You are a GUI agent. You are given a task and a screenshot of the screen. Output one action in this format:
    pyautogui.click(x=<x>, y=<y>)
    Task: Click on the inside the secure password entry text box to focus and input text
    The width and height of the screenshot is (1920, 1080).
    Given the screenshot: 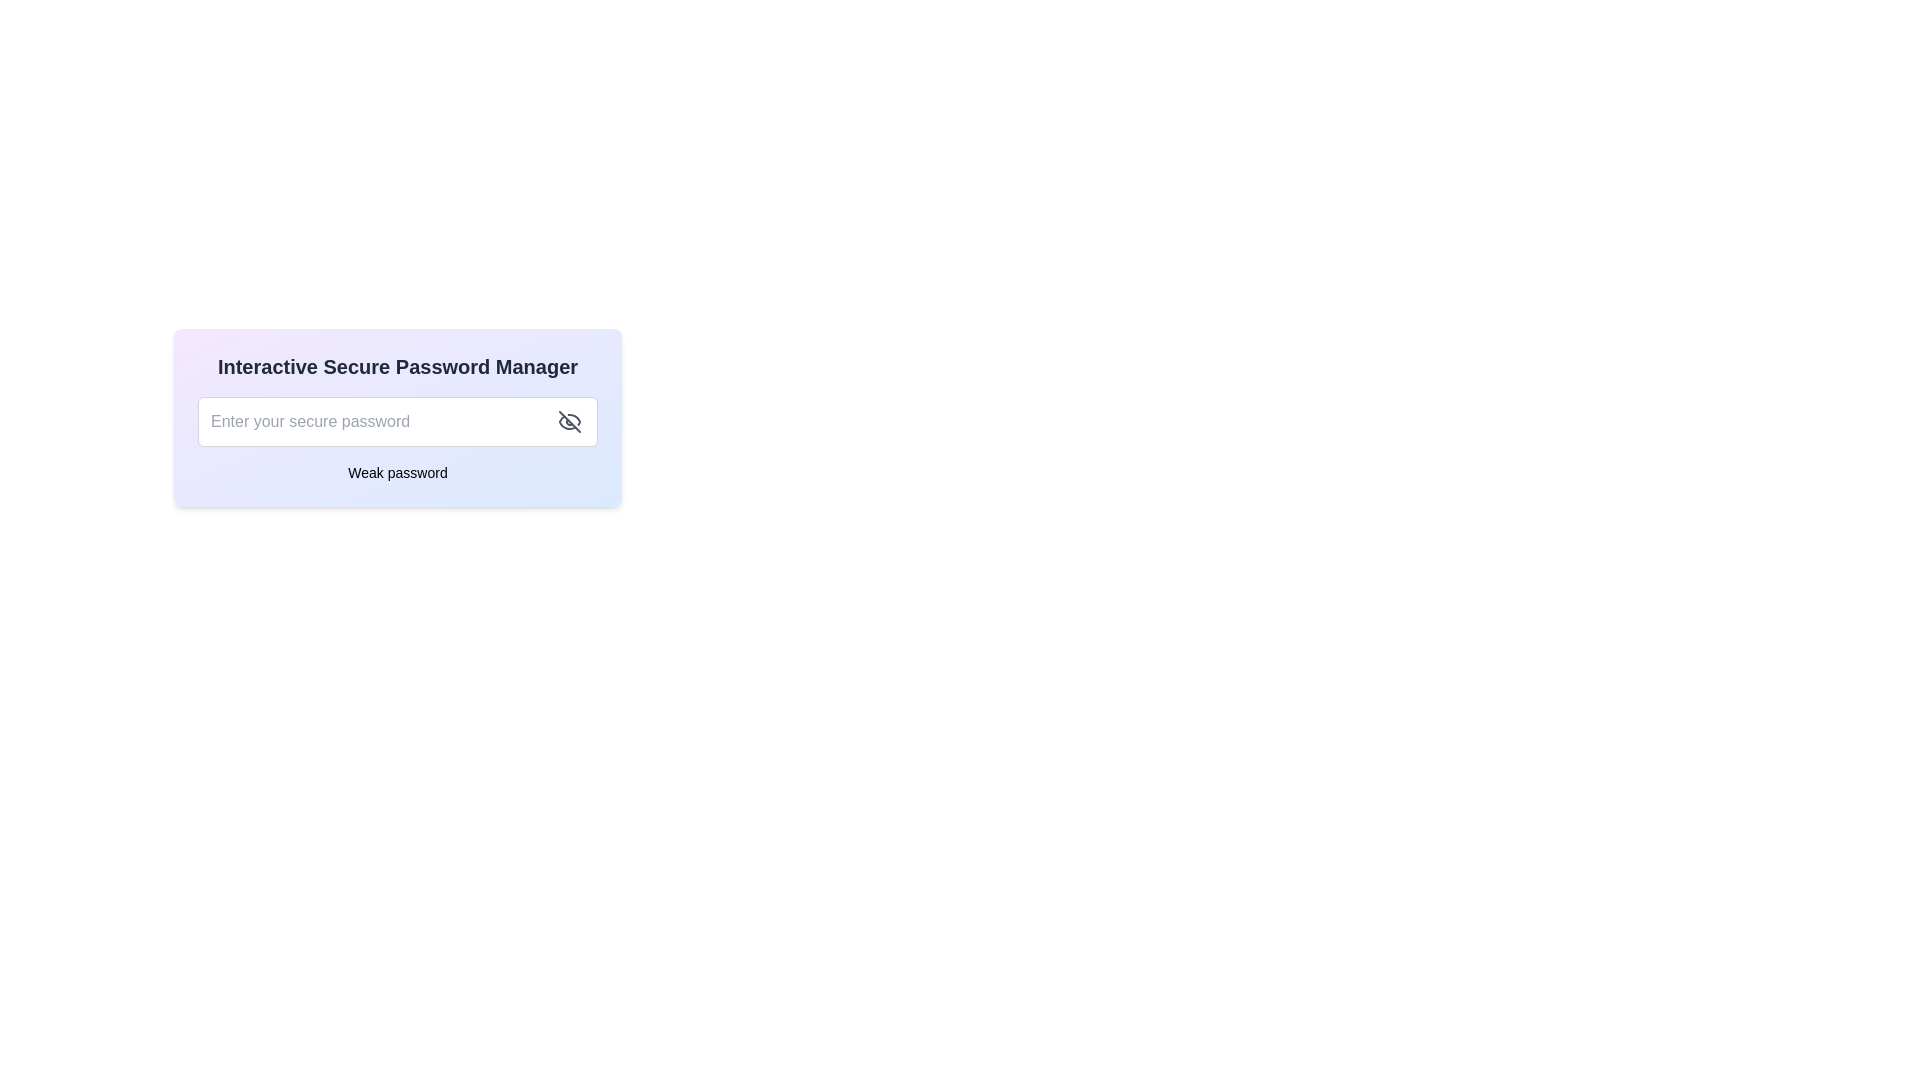 What is the action you would take?
    pyautogui.click(x=398, y=416)
    